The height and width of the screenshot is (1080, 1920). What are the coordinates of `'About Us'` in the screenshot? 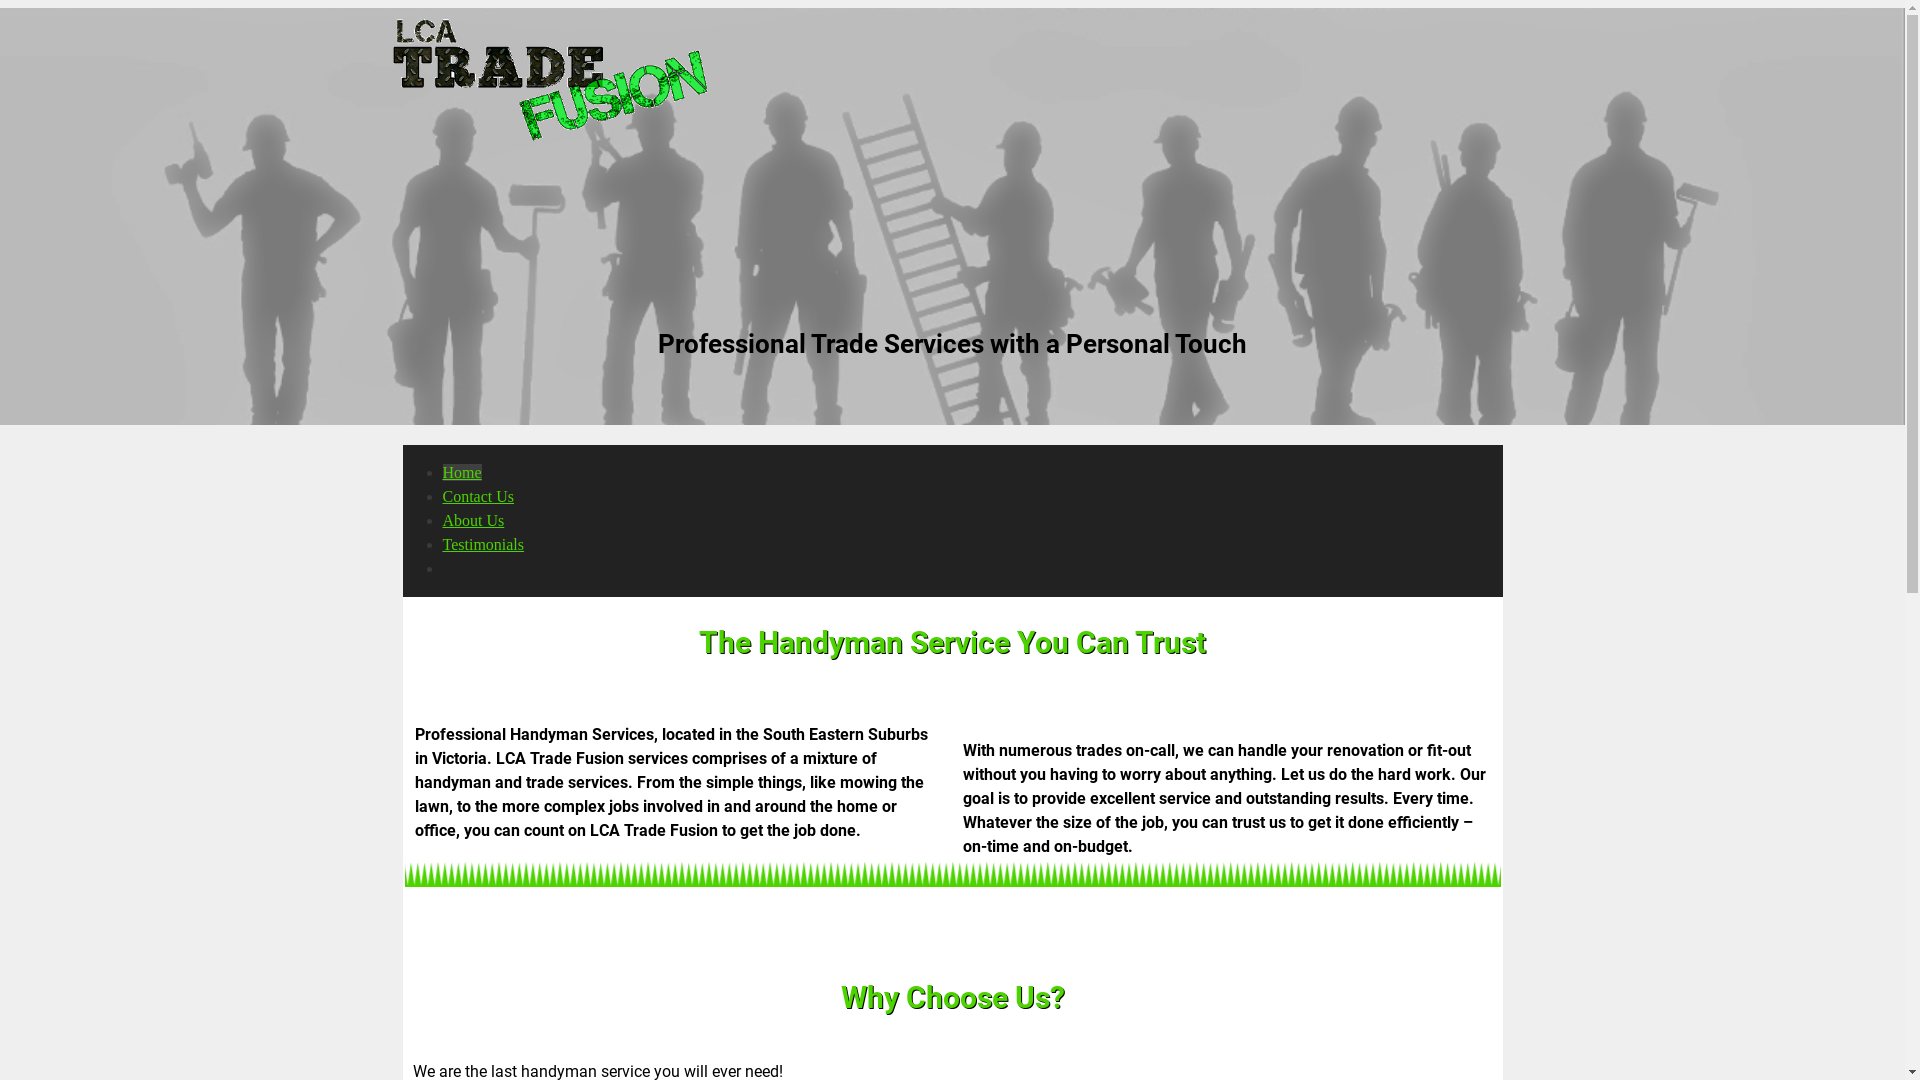 It's located at (472, 519).